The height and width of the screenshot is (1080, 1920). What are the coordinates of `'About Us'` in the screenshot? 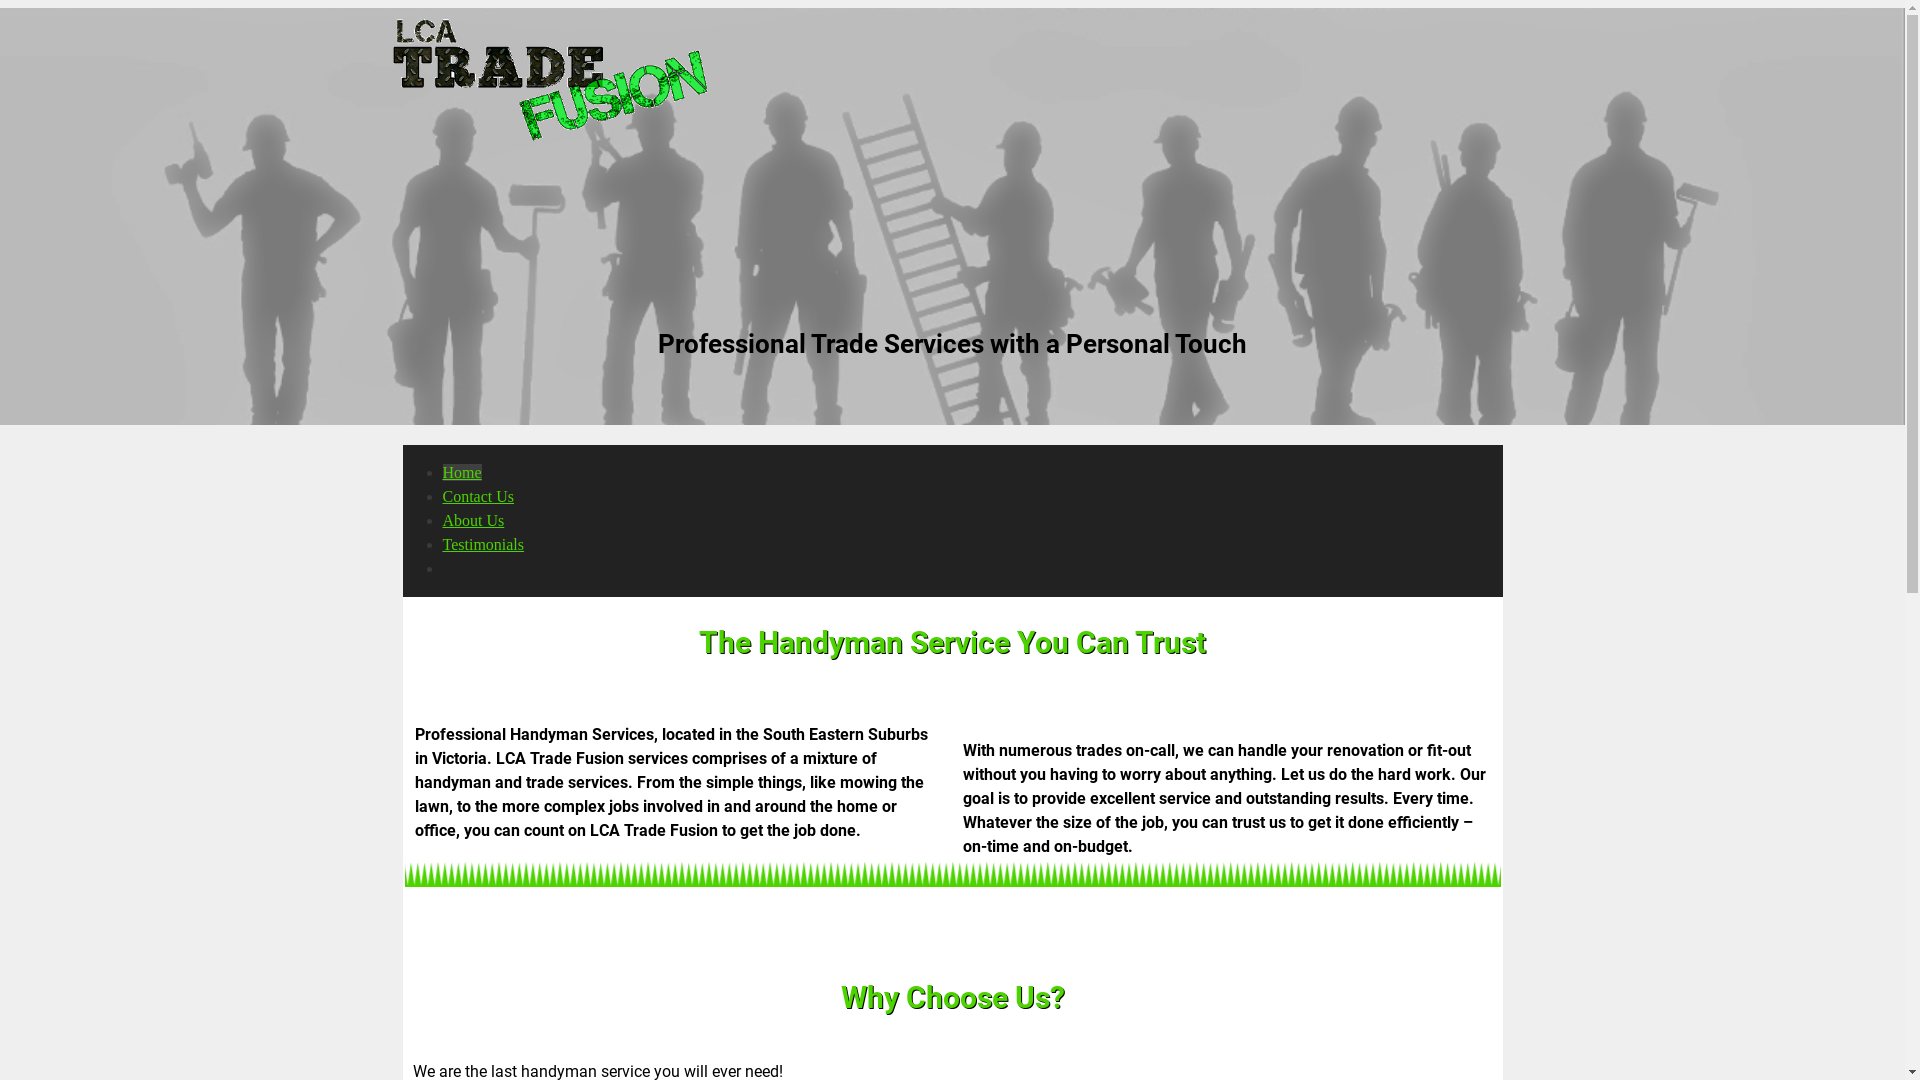 It's located at (472, 519).